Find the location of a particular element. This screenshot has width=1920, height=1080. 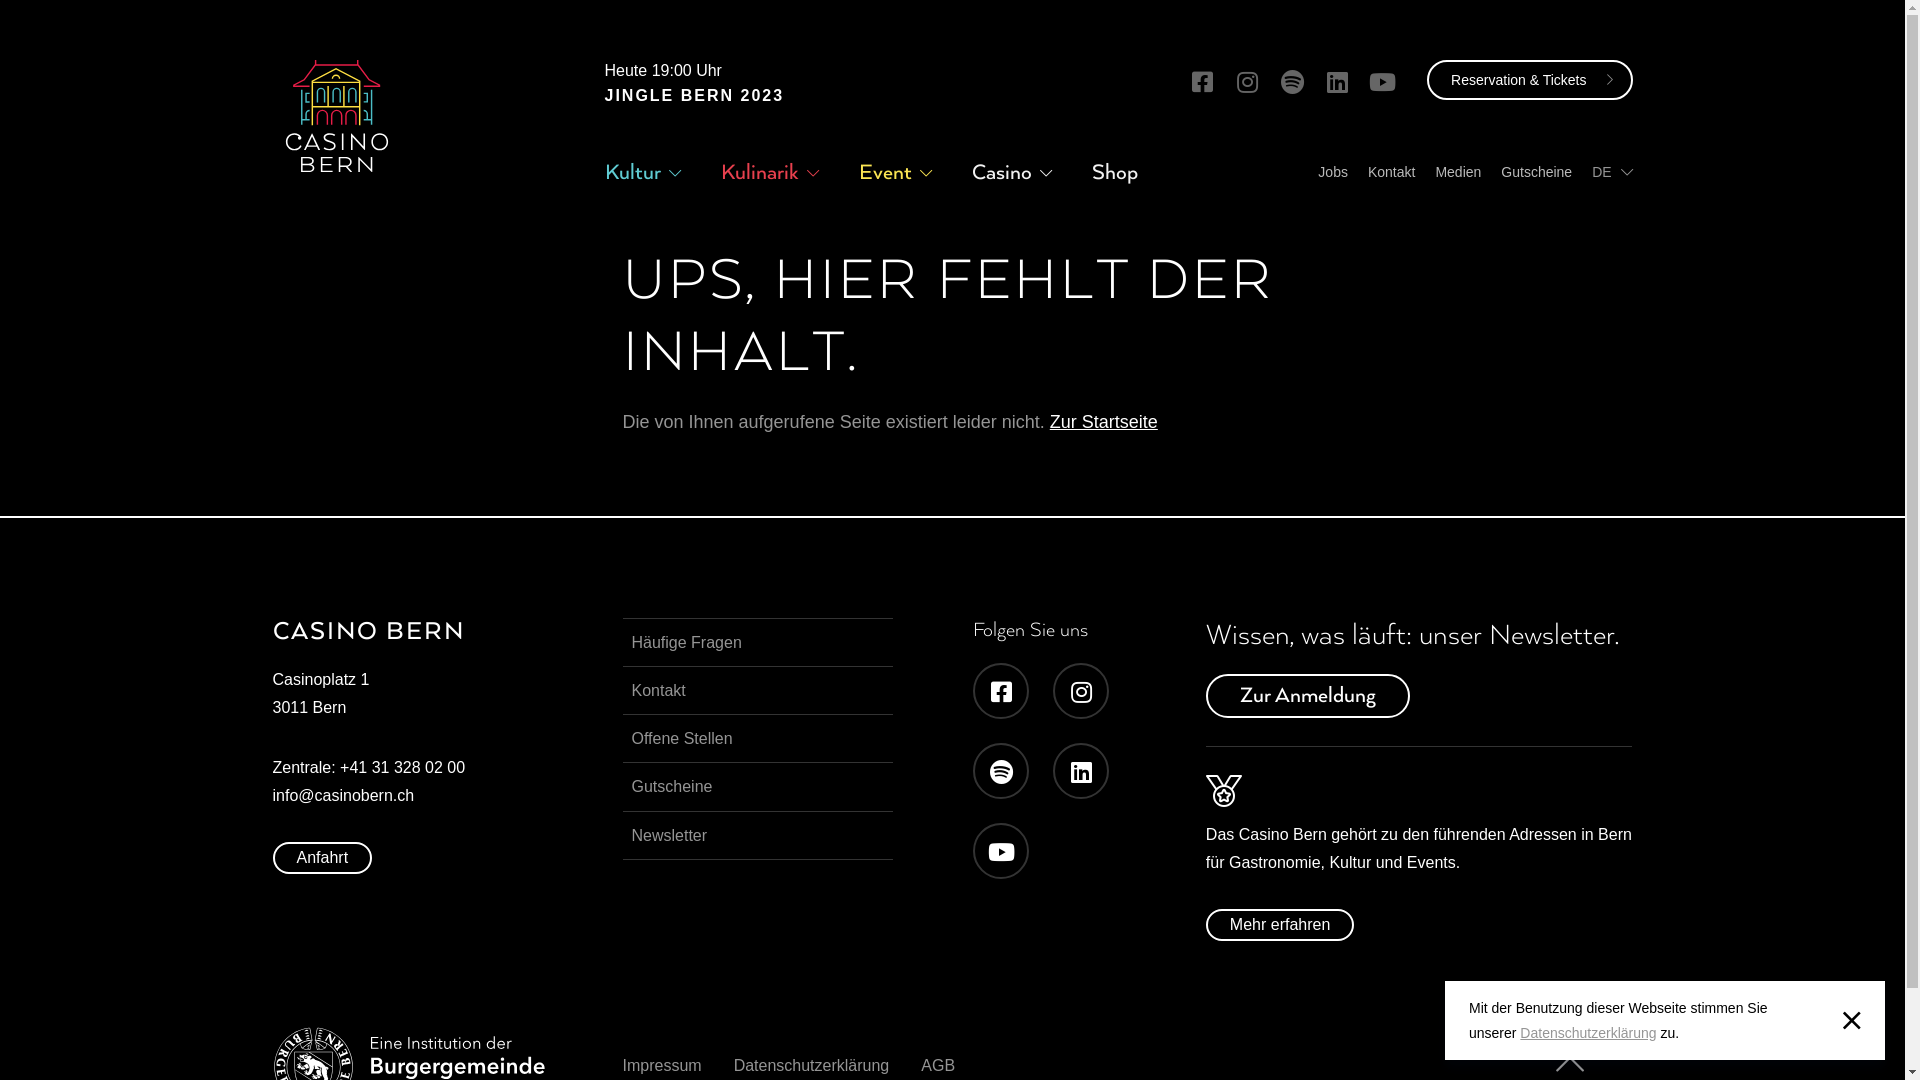

'Gutscheine' is located at coordinates (1535, 171).